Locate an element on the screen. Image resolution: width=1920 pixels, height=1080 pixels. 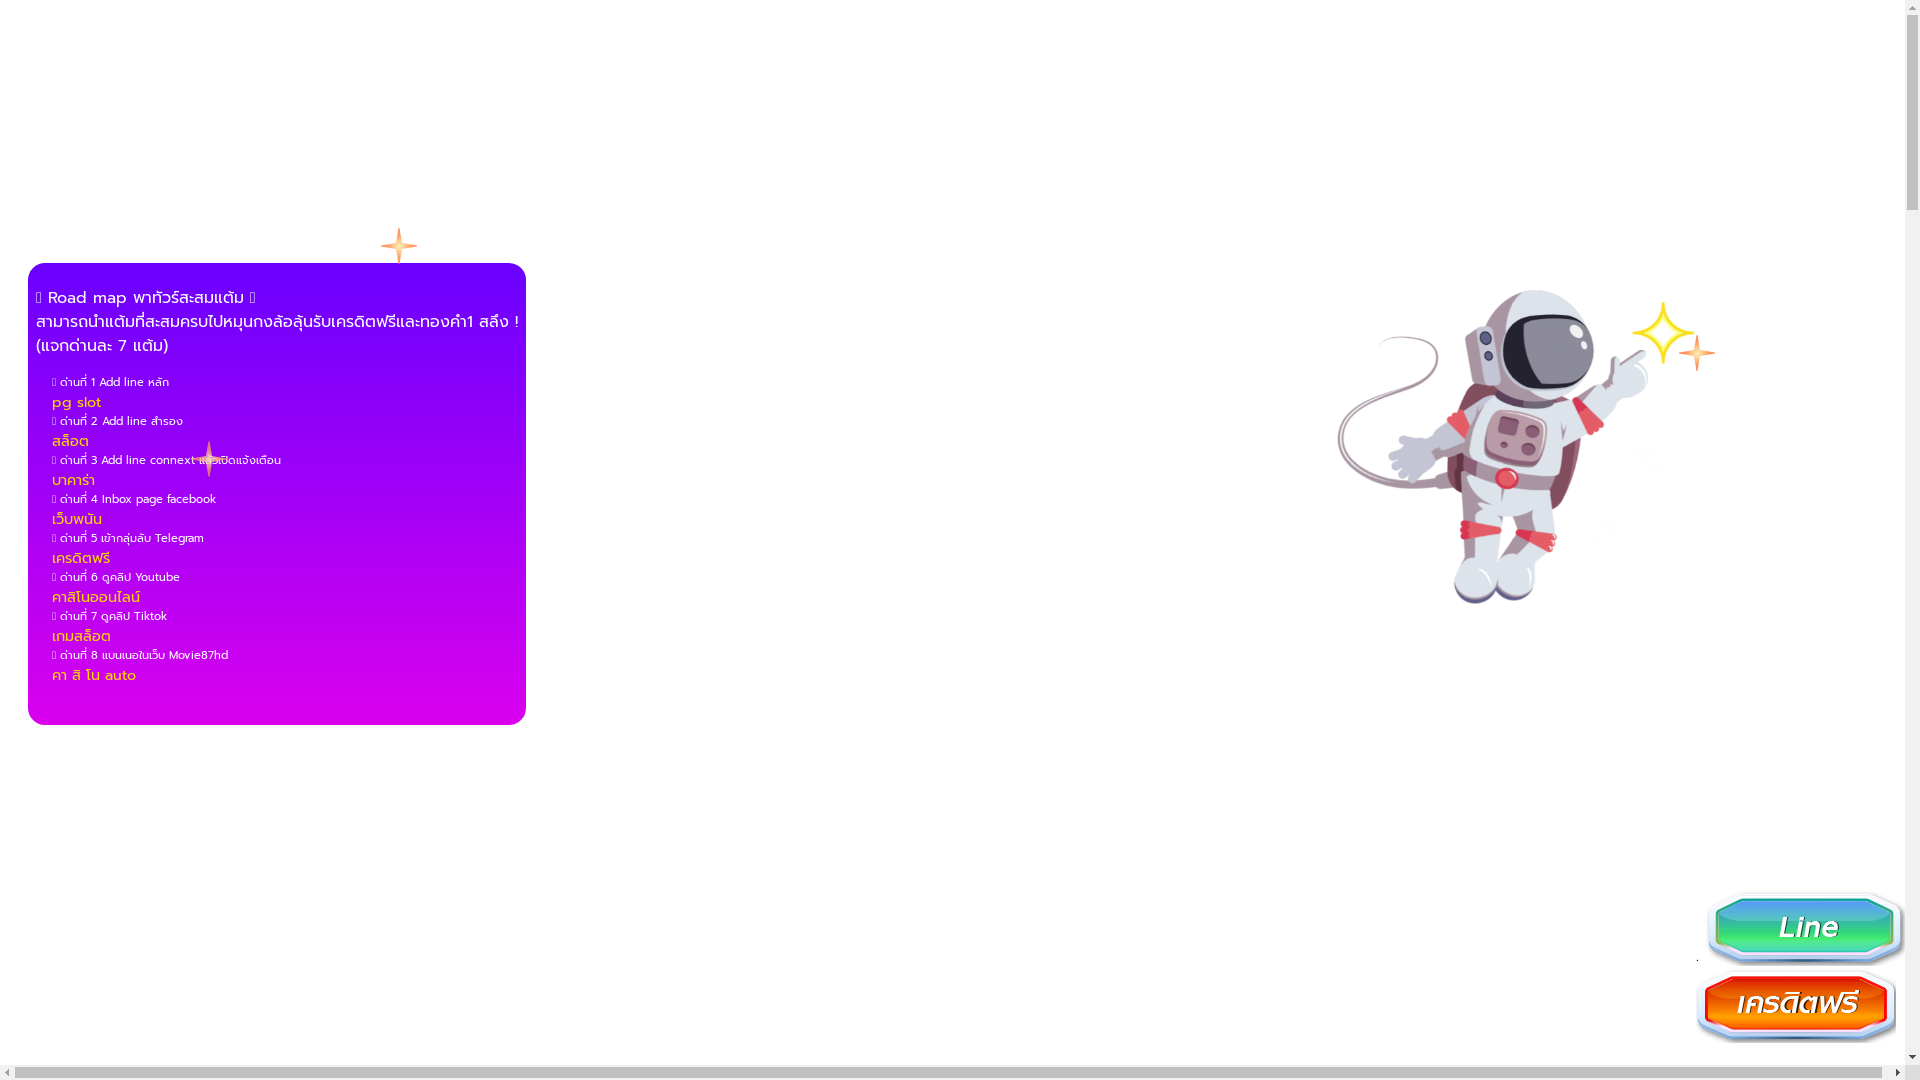
'pg slot' is located at coordinates (76, 401).